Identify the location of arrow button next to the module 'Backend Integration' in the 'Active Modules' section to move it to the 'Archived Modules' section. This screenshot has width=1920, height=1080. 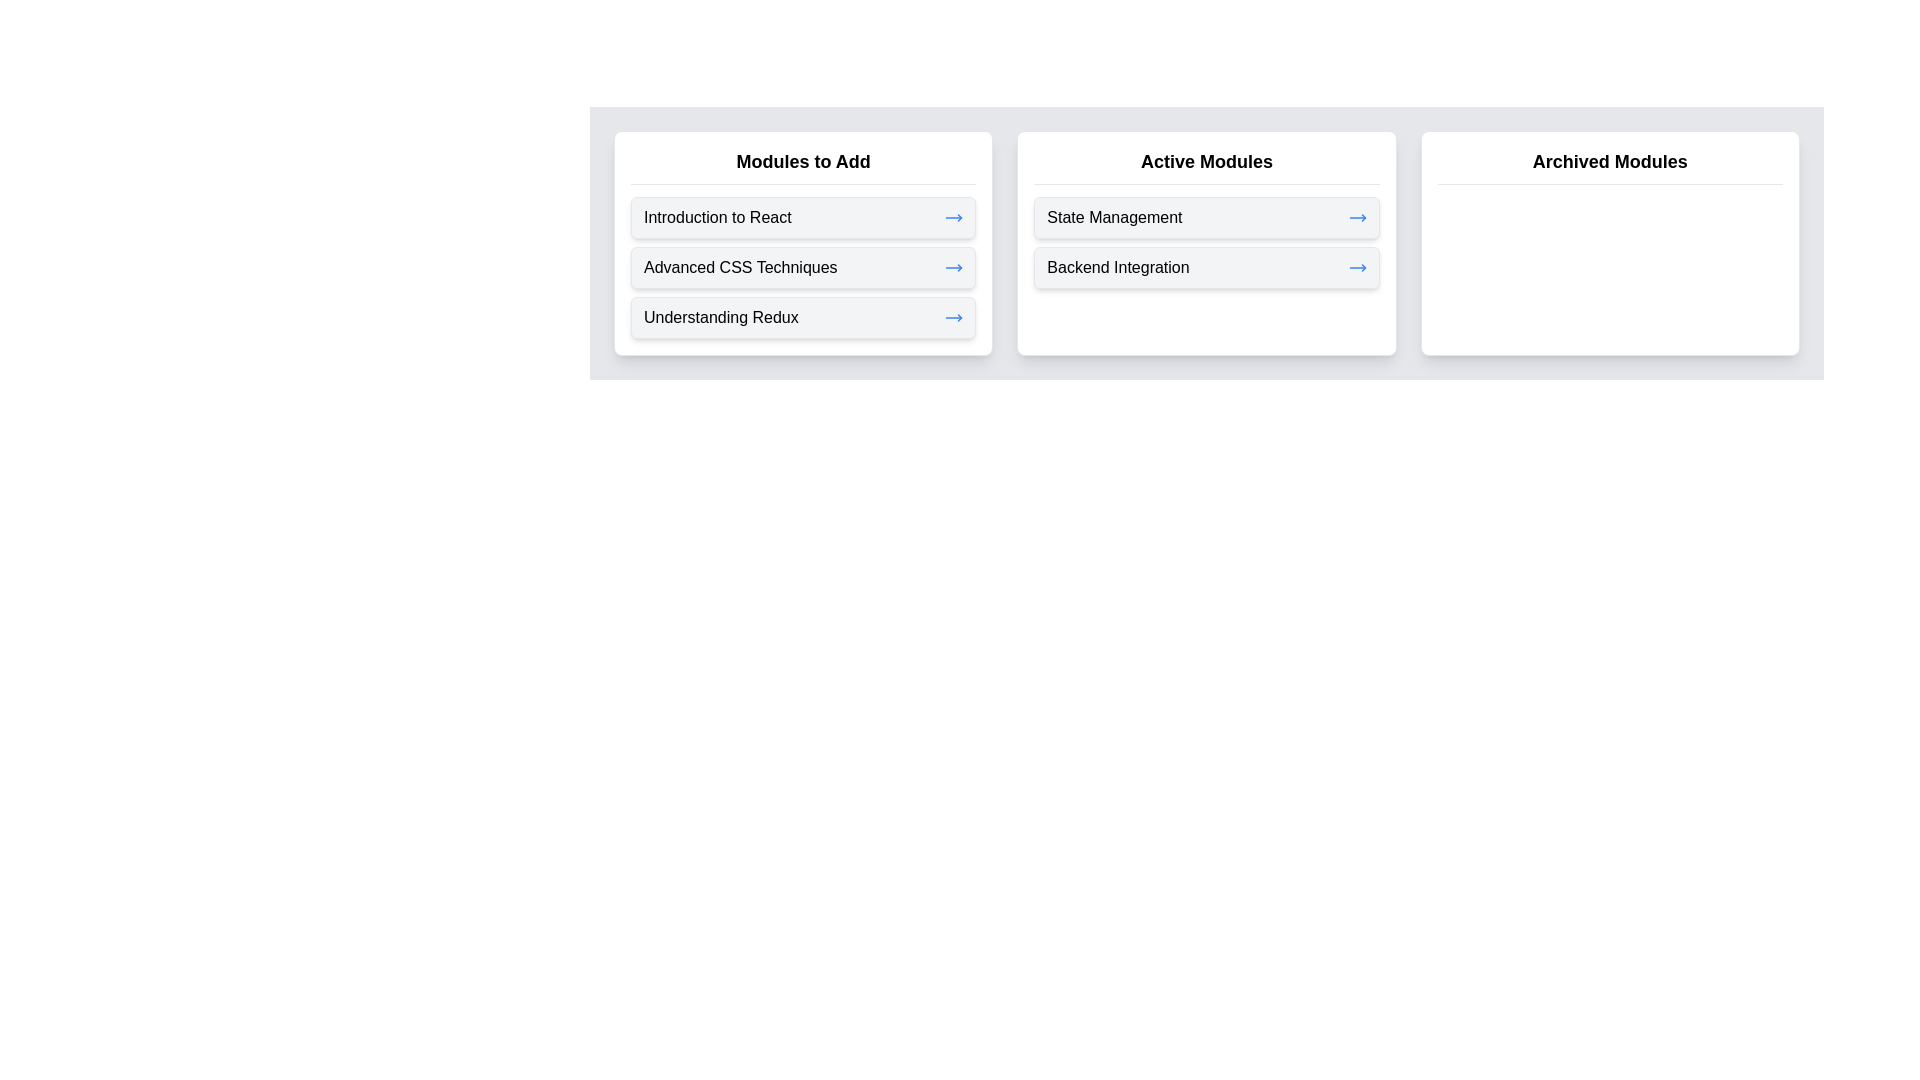
(1357, 266).